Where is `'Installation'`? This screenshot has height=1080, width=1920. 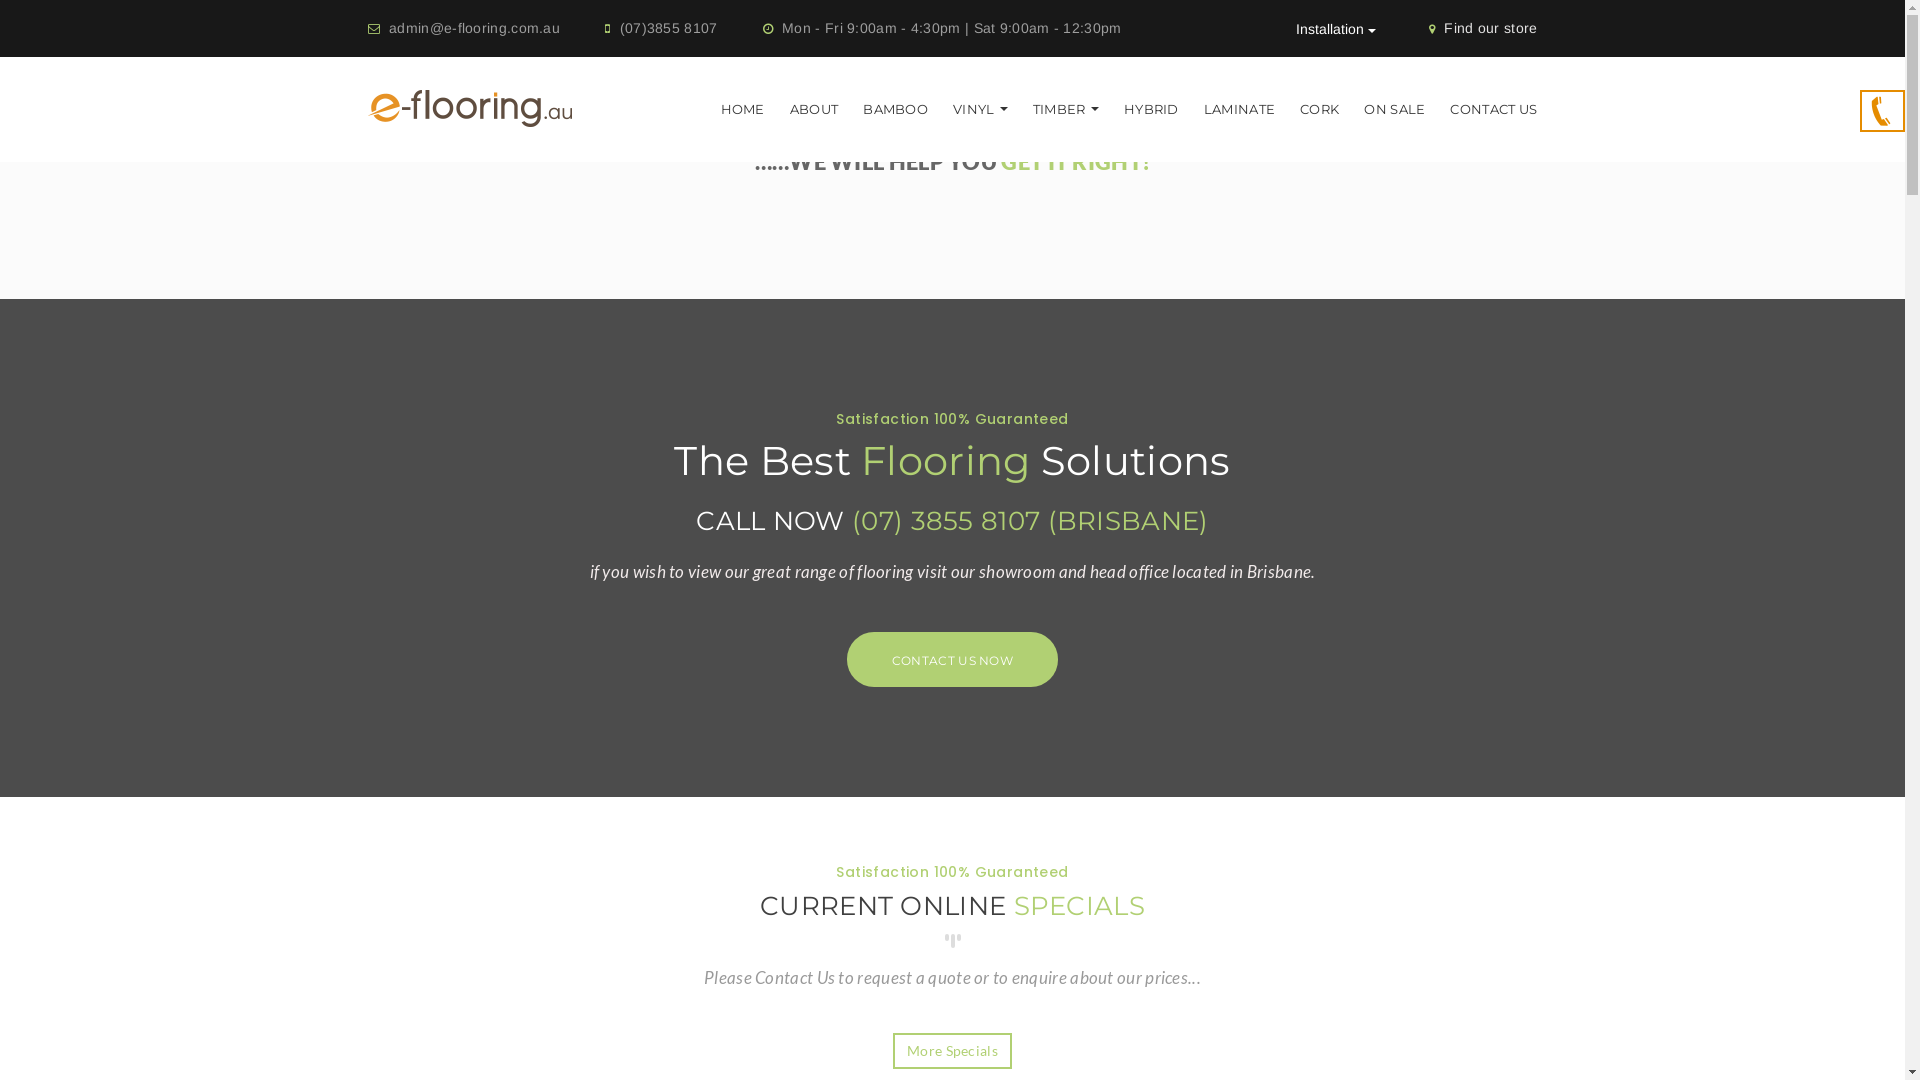
'Installation' is located at coordinates (1335, 29).